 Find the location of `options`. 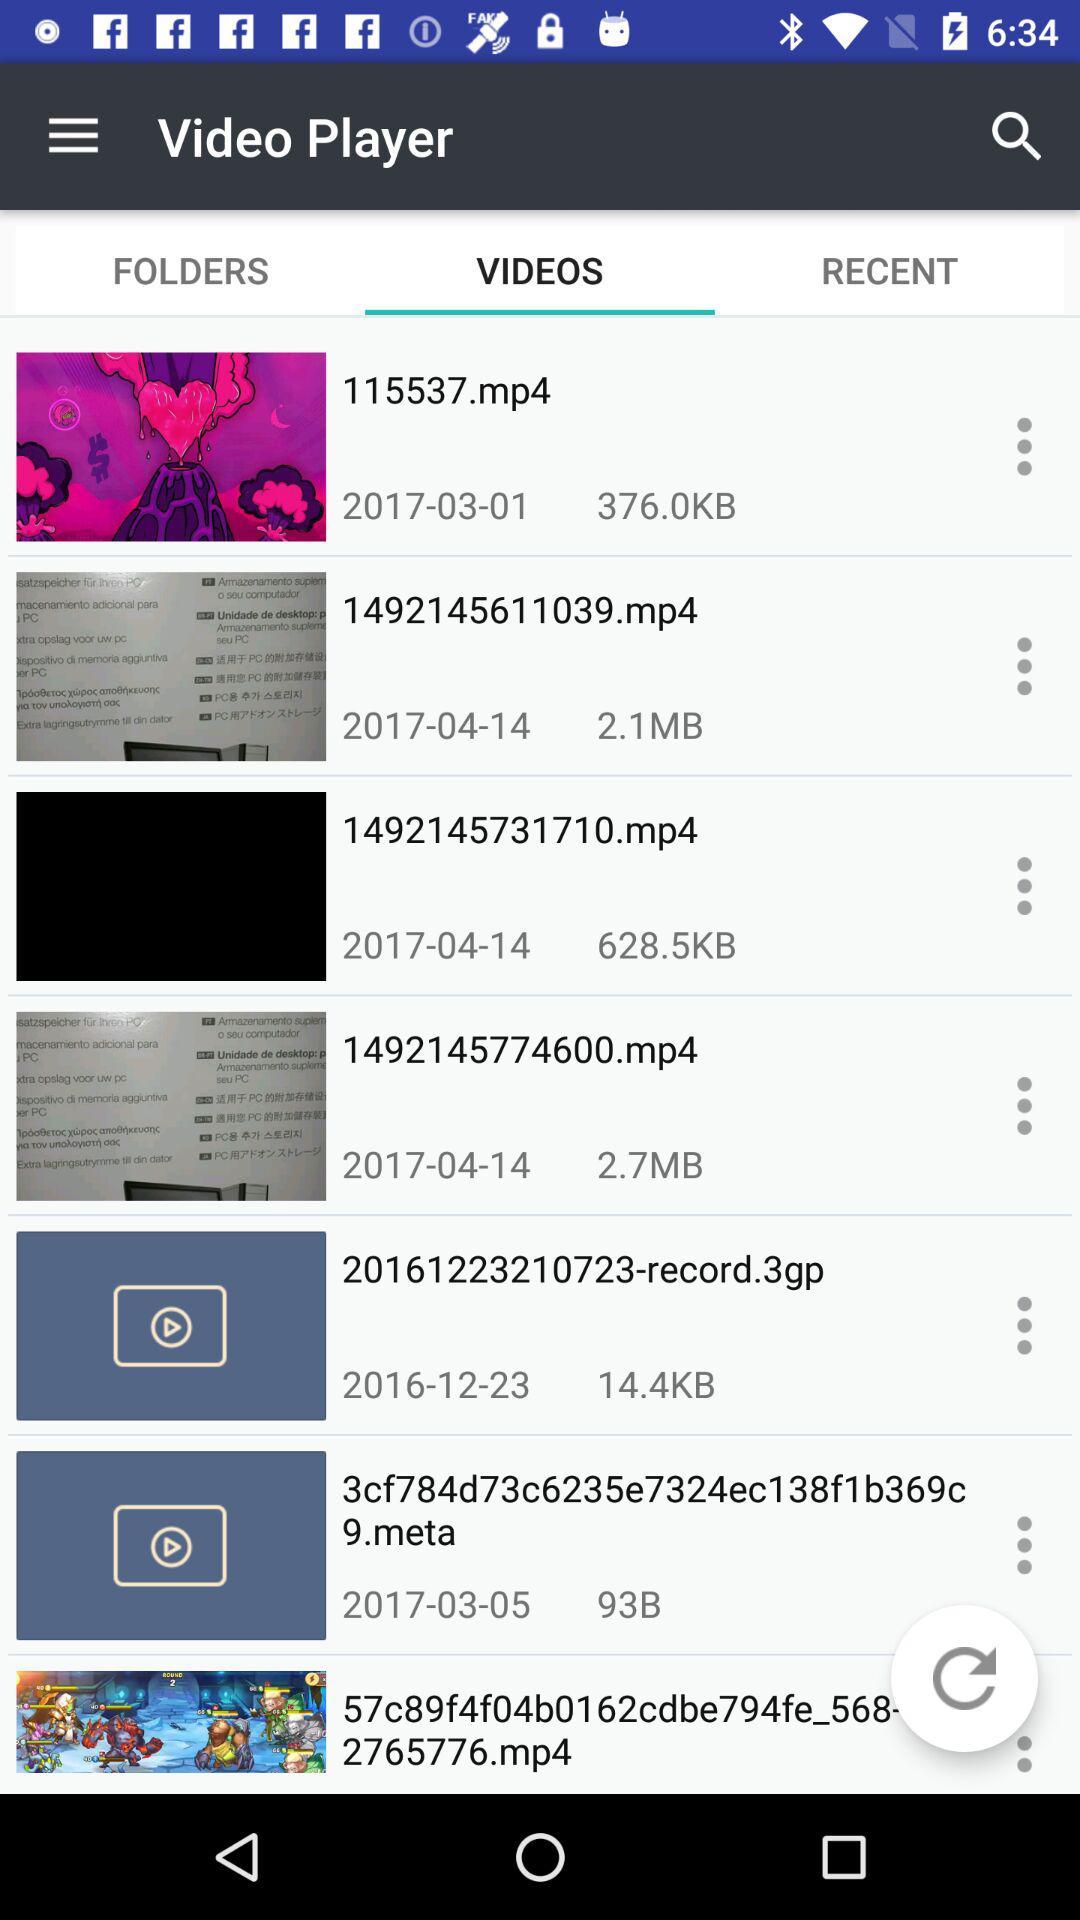

options is located at coordinates (1024, 1325).